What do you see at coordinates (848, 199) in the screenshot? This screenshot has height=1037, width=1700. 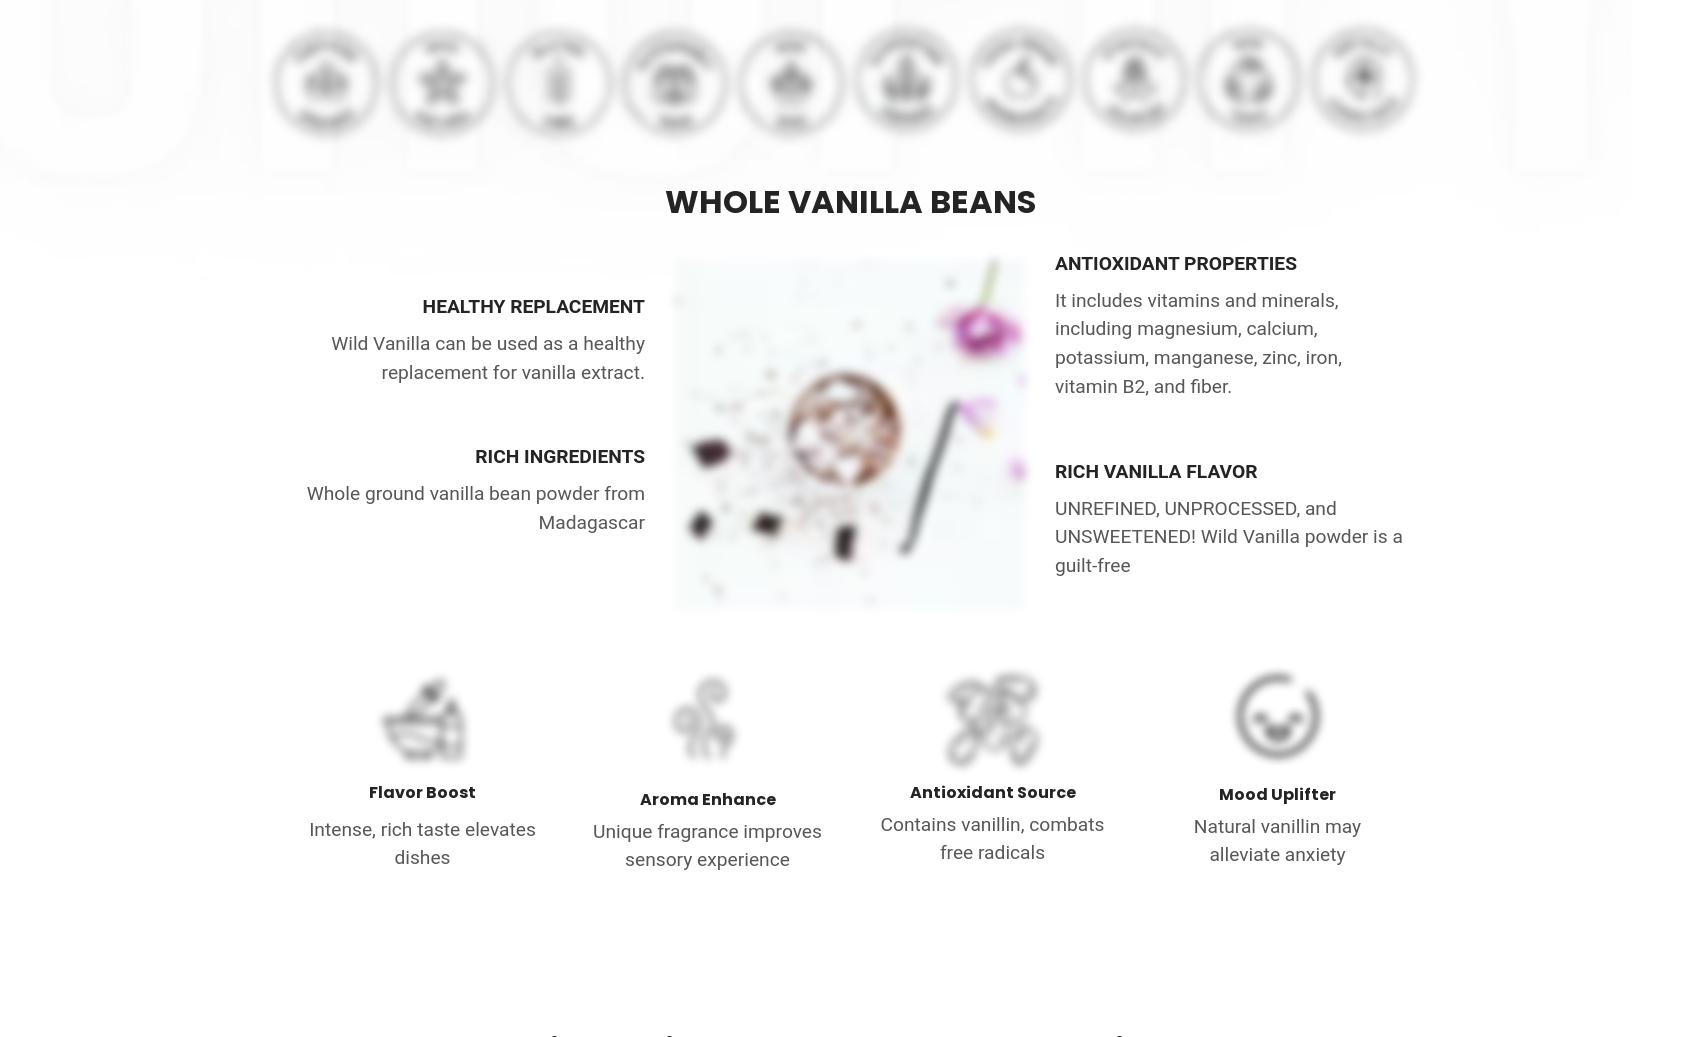 I see `'WHOLE VANILLA BEANS'` at bounding box center [848, 199].